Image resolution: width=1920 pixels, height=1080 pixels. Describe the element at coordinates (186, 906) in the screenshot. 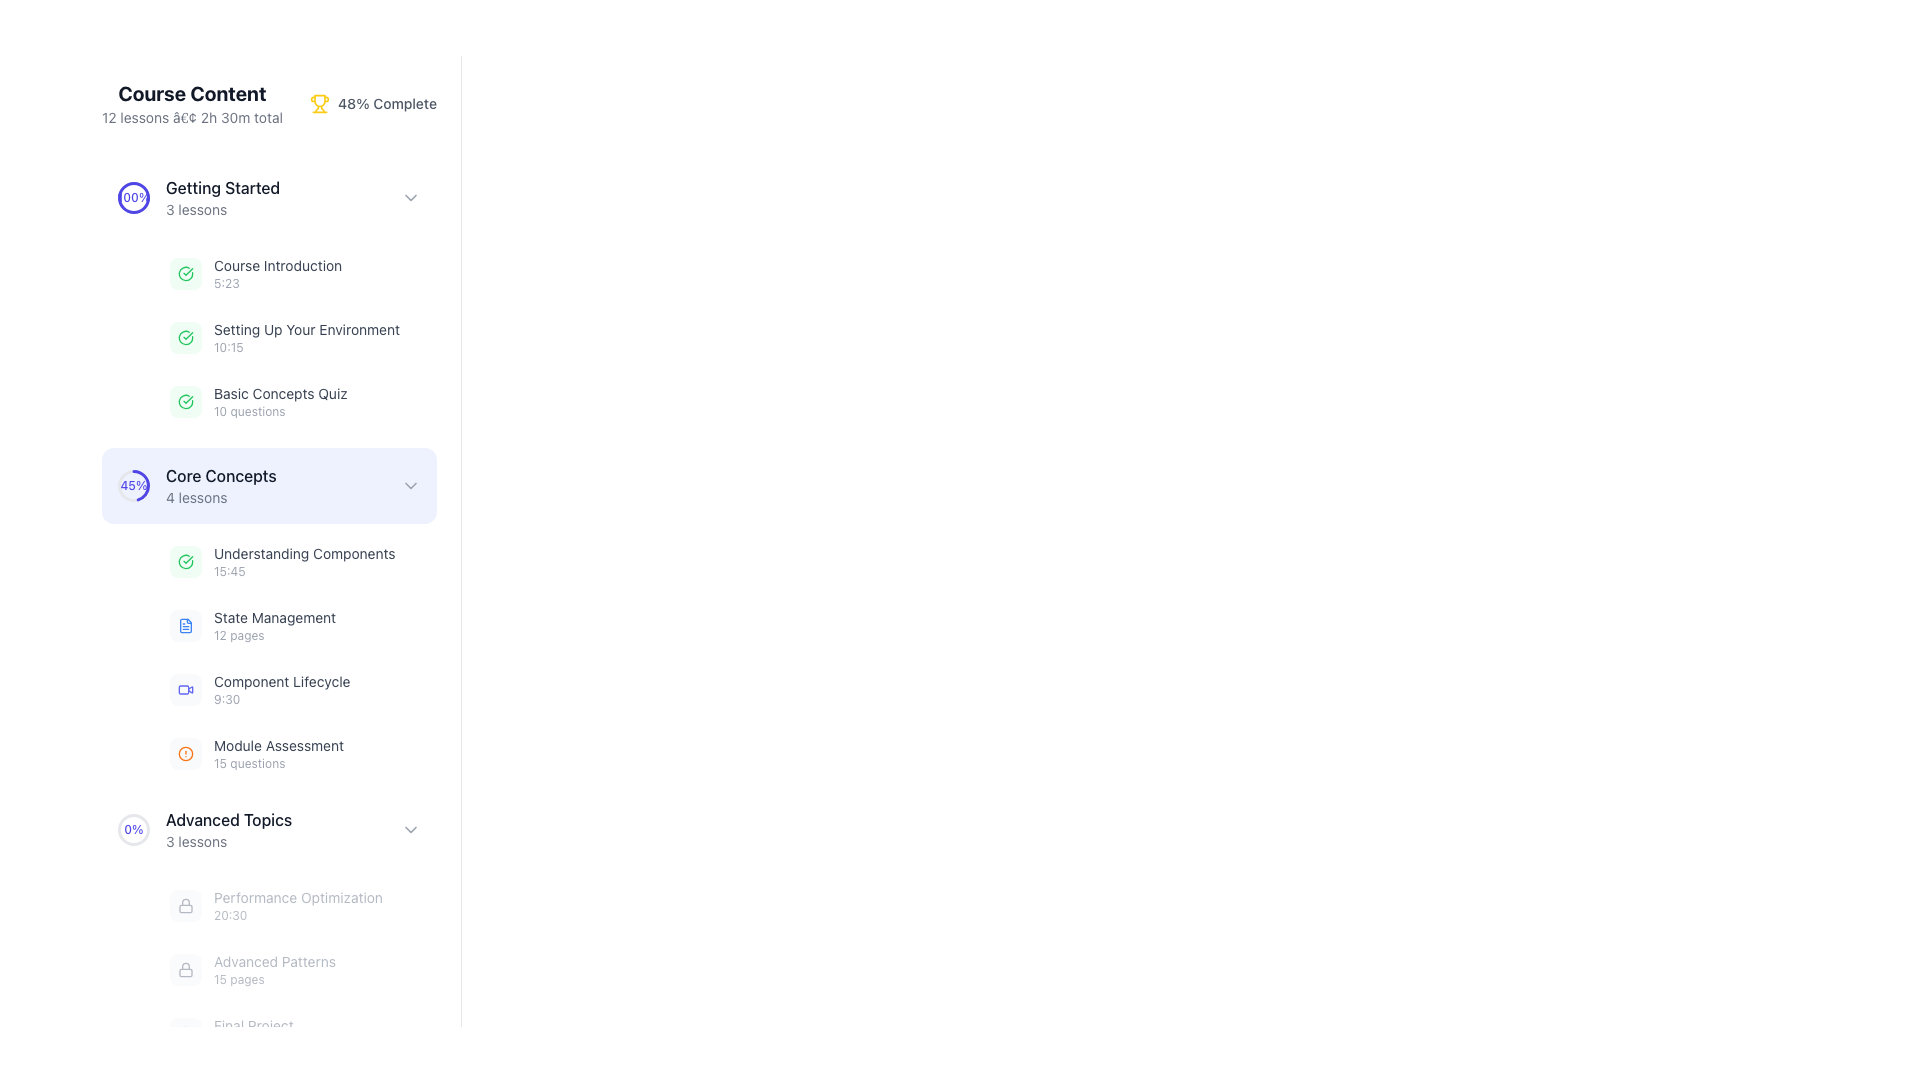

I see `the lock icon representing secured access in the 'Advanced Topics' section of the course content` at that location.